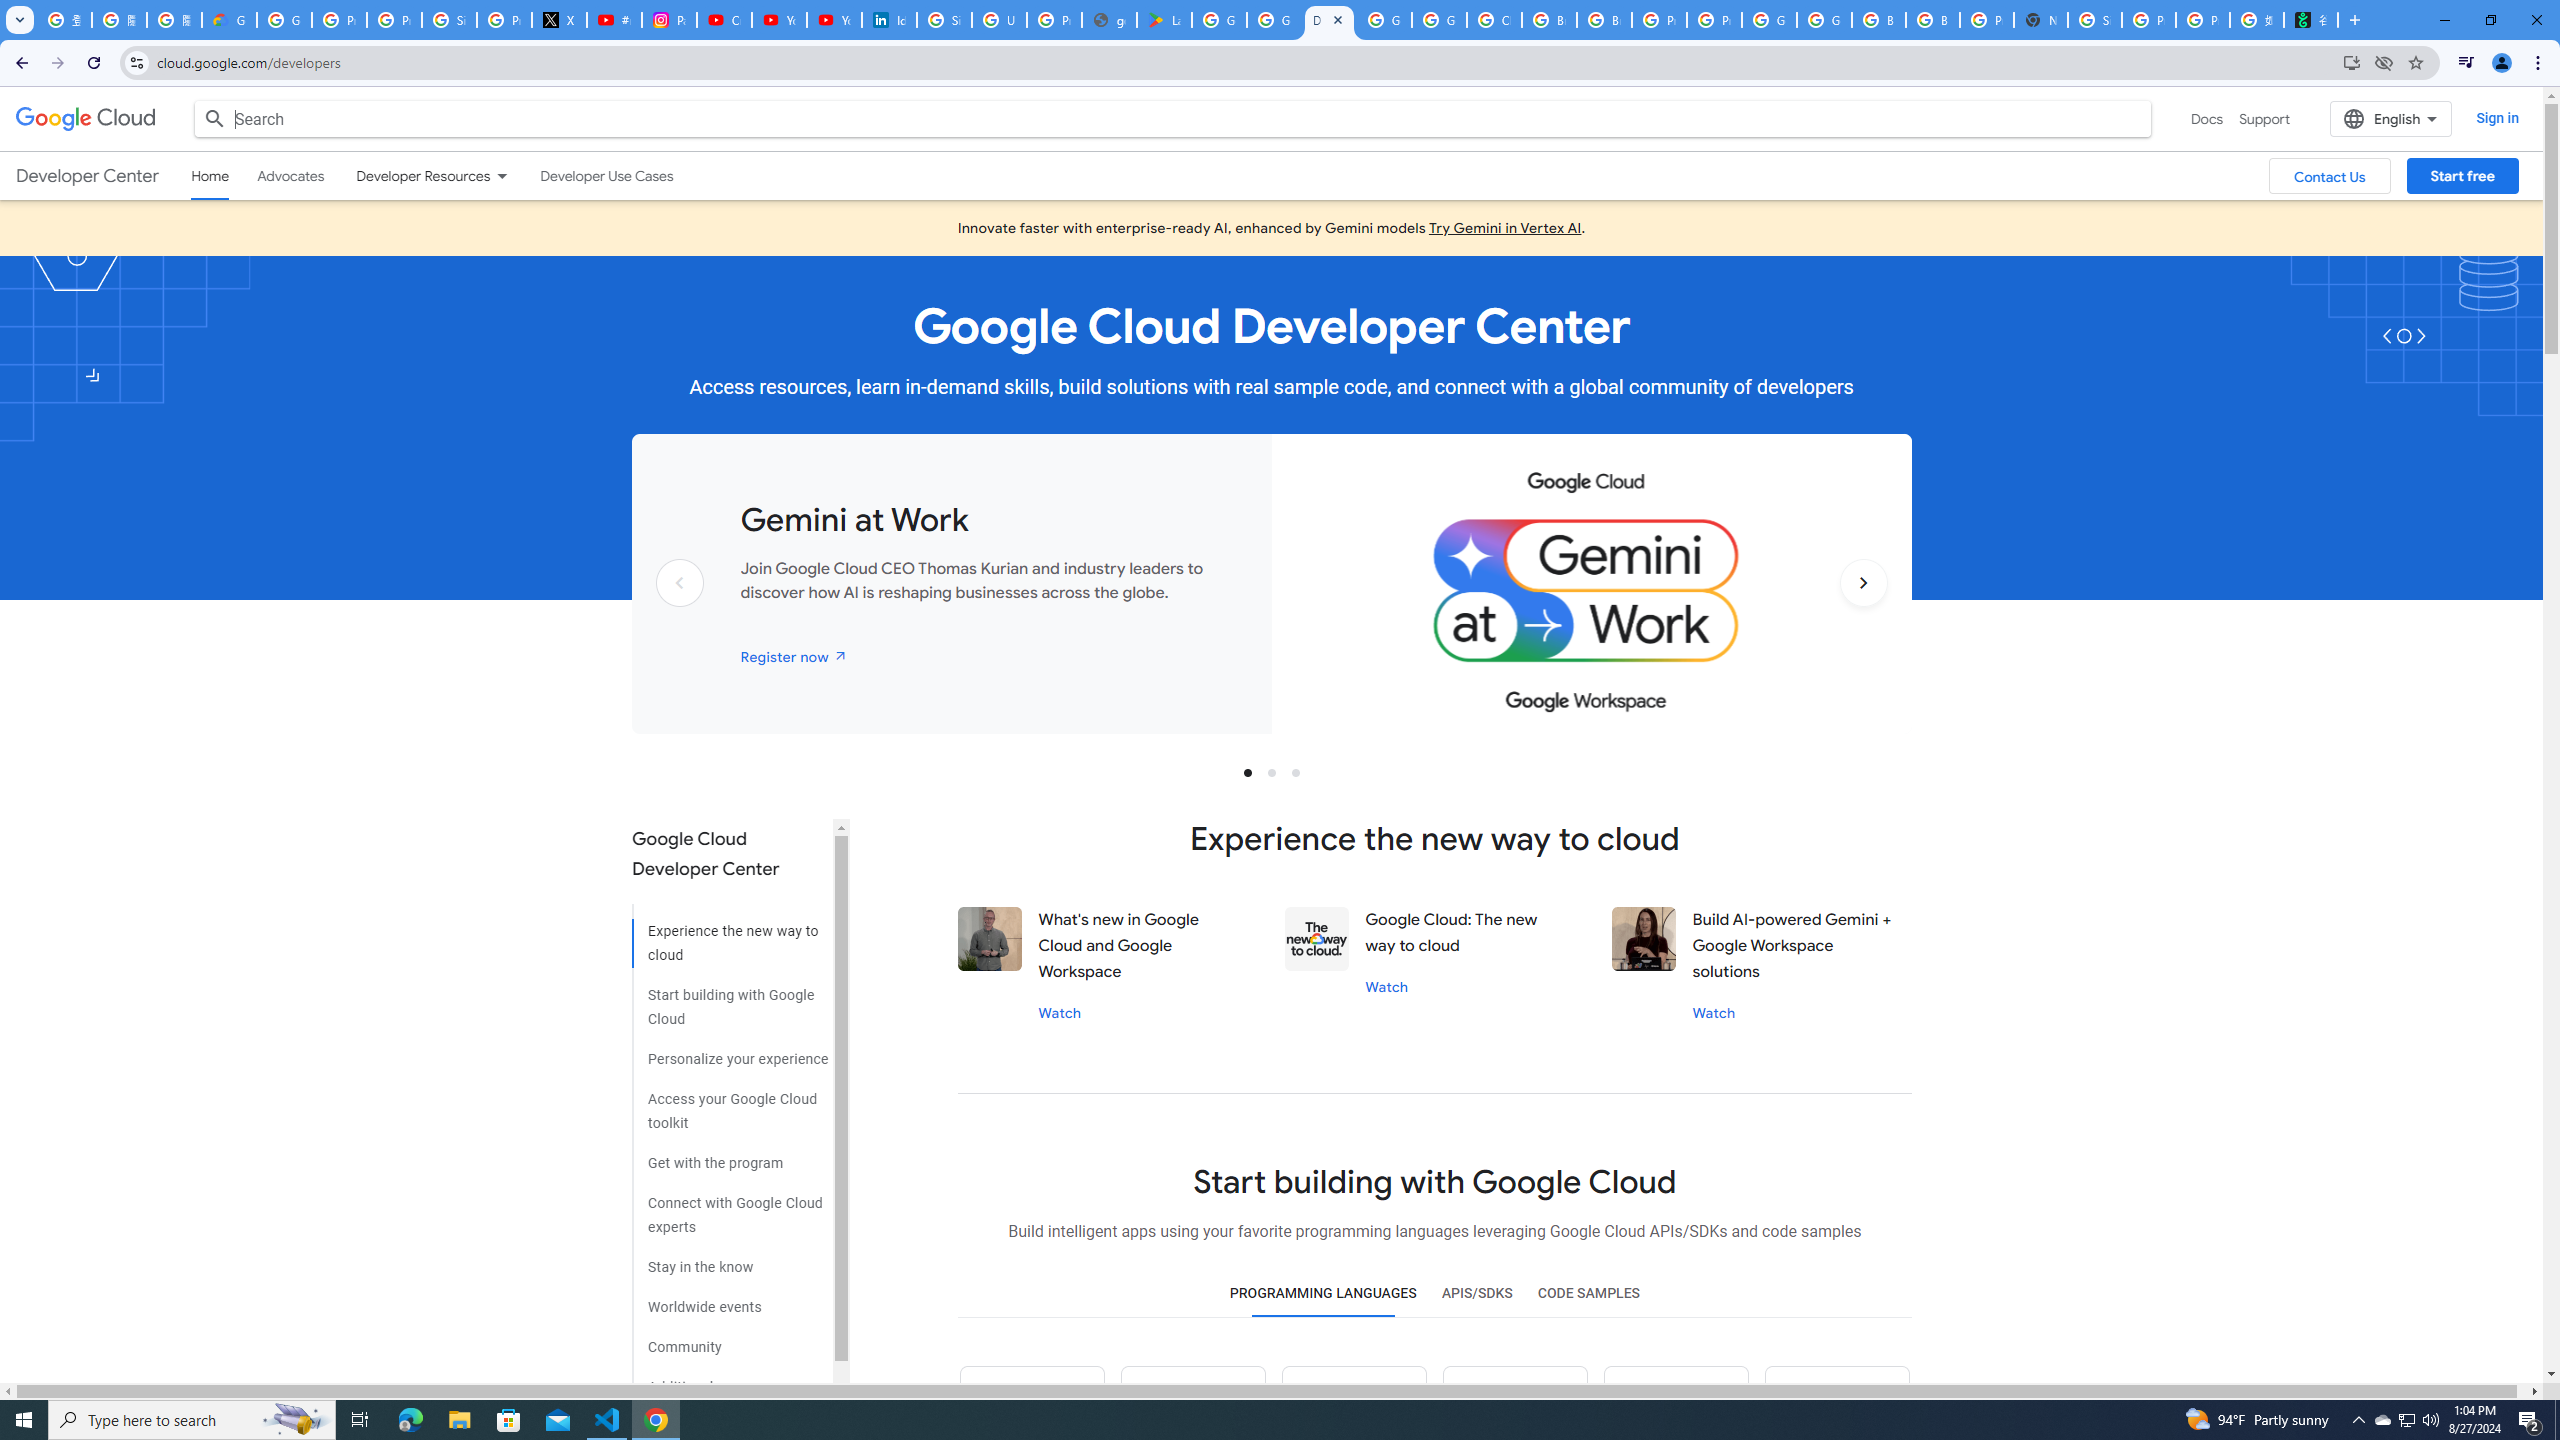  I want to click on 'Slide 3', so click(1295, 771).